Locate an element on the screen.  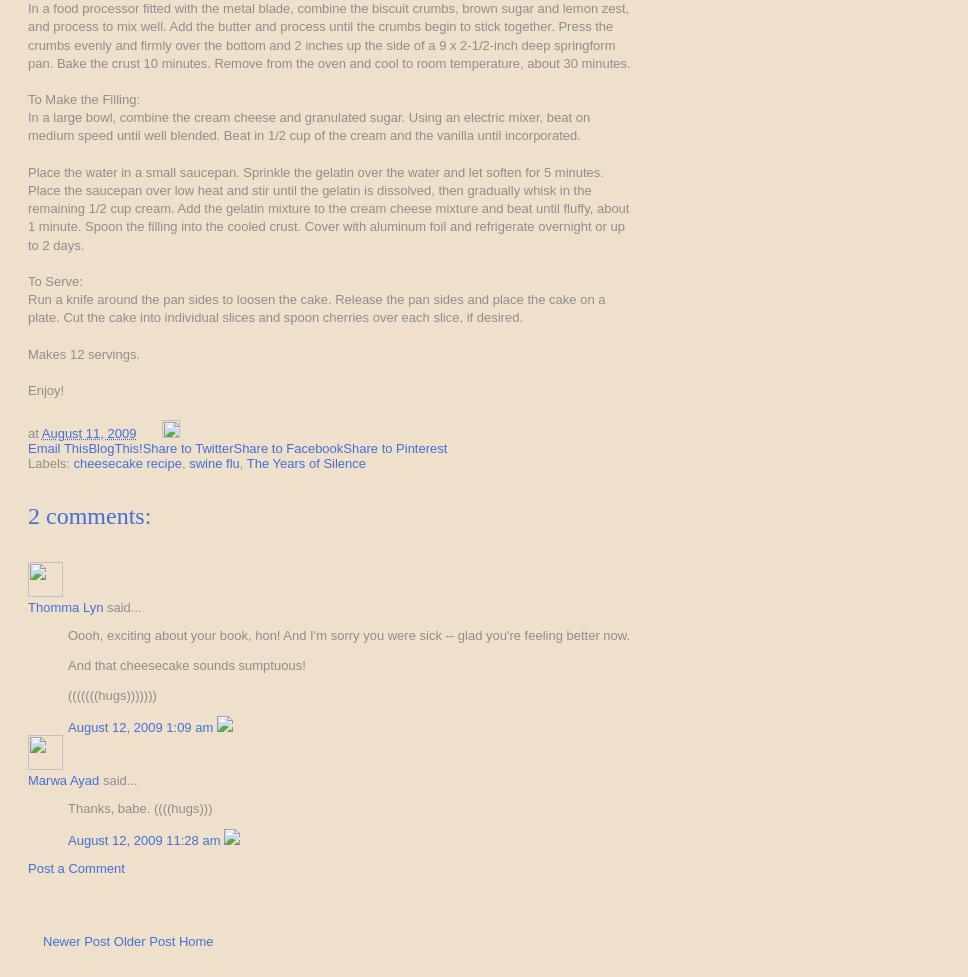
'Older Post' is located at coordinates (143, 939).